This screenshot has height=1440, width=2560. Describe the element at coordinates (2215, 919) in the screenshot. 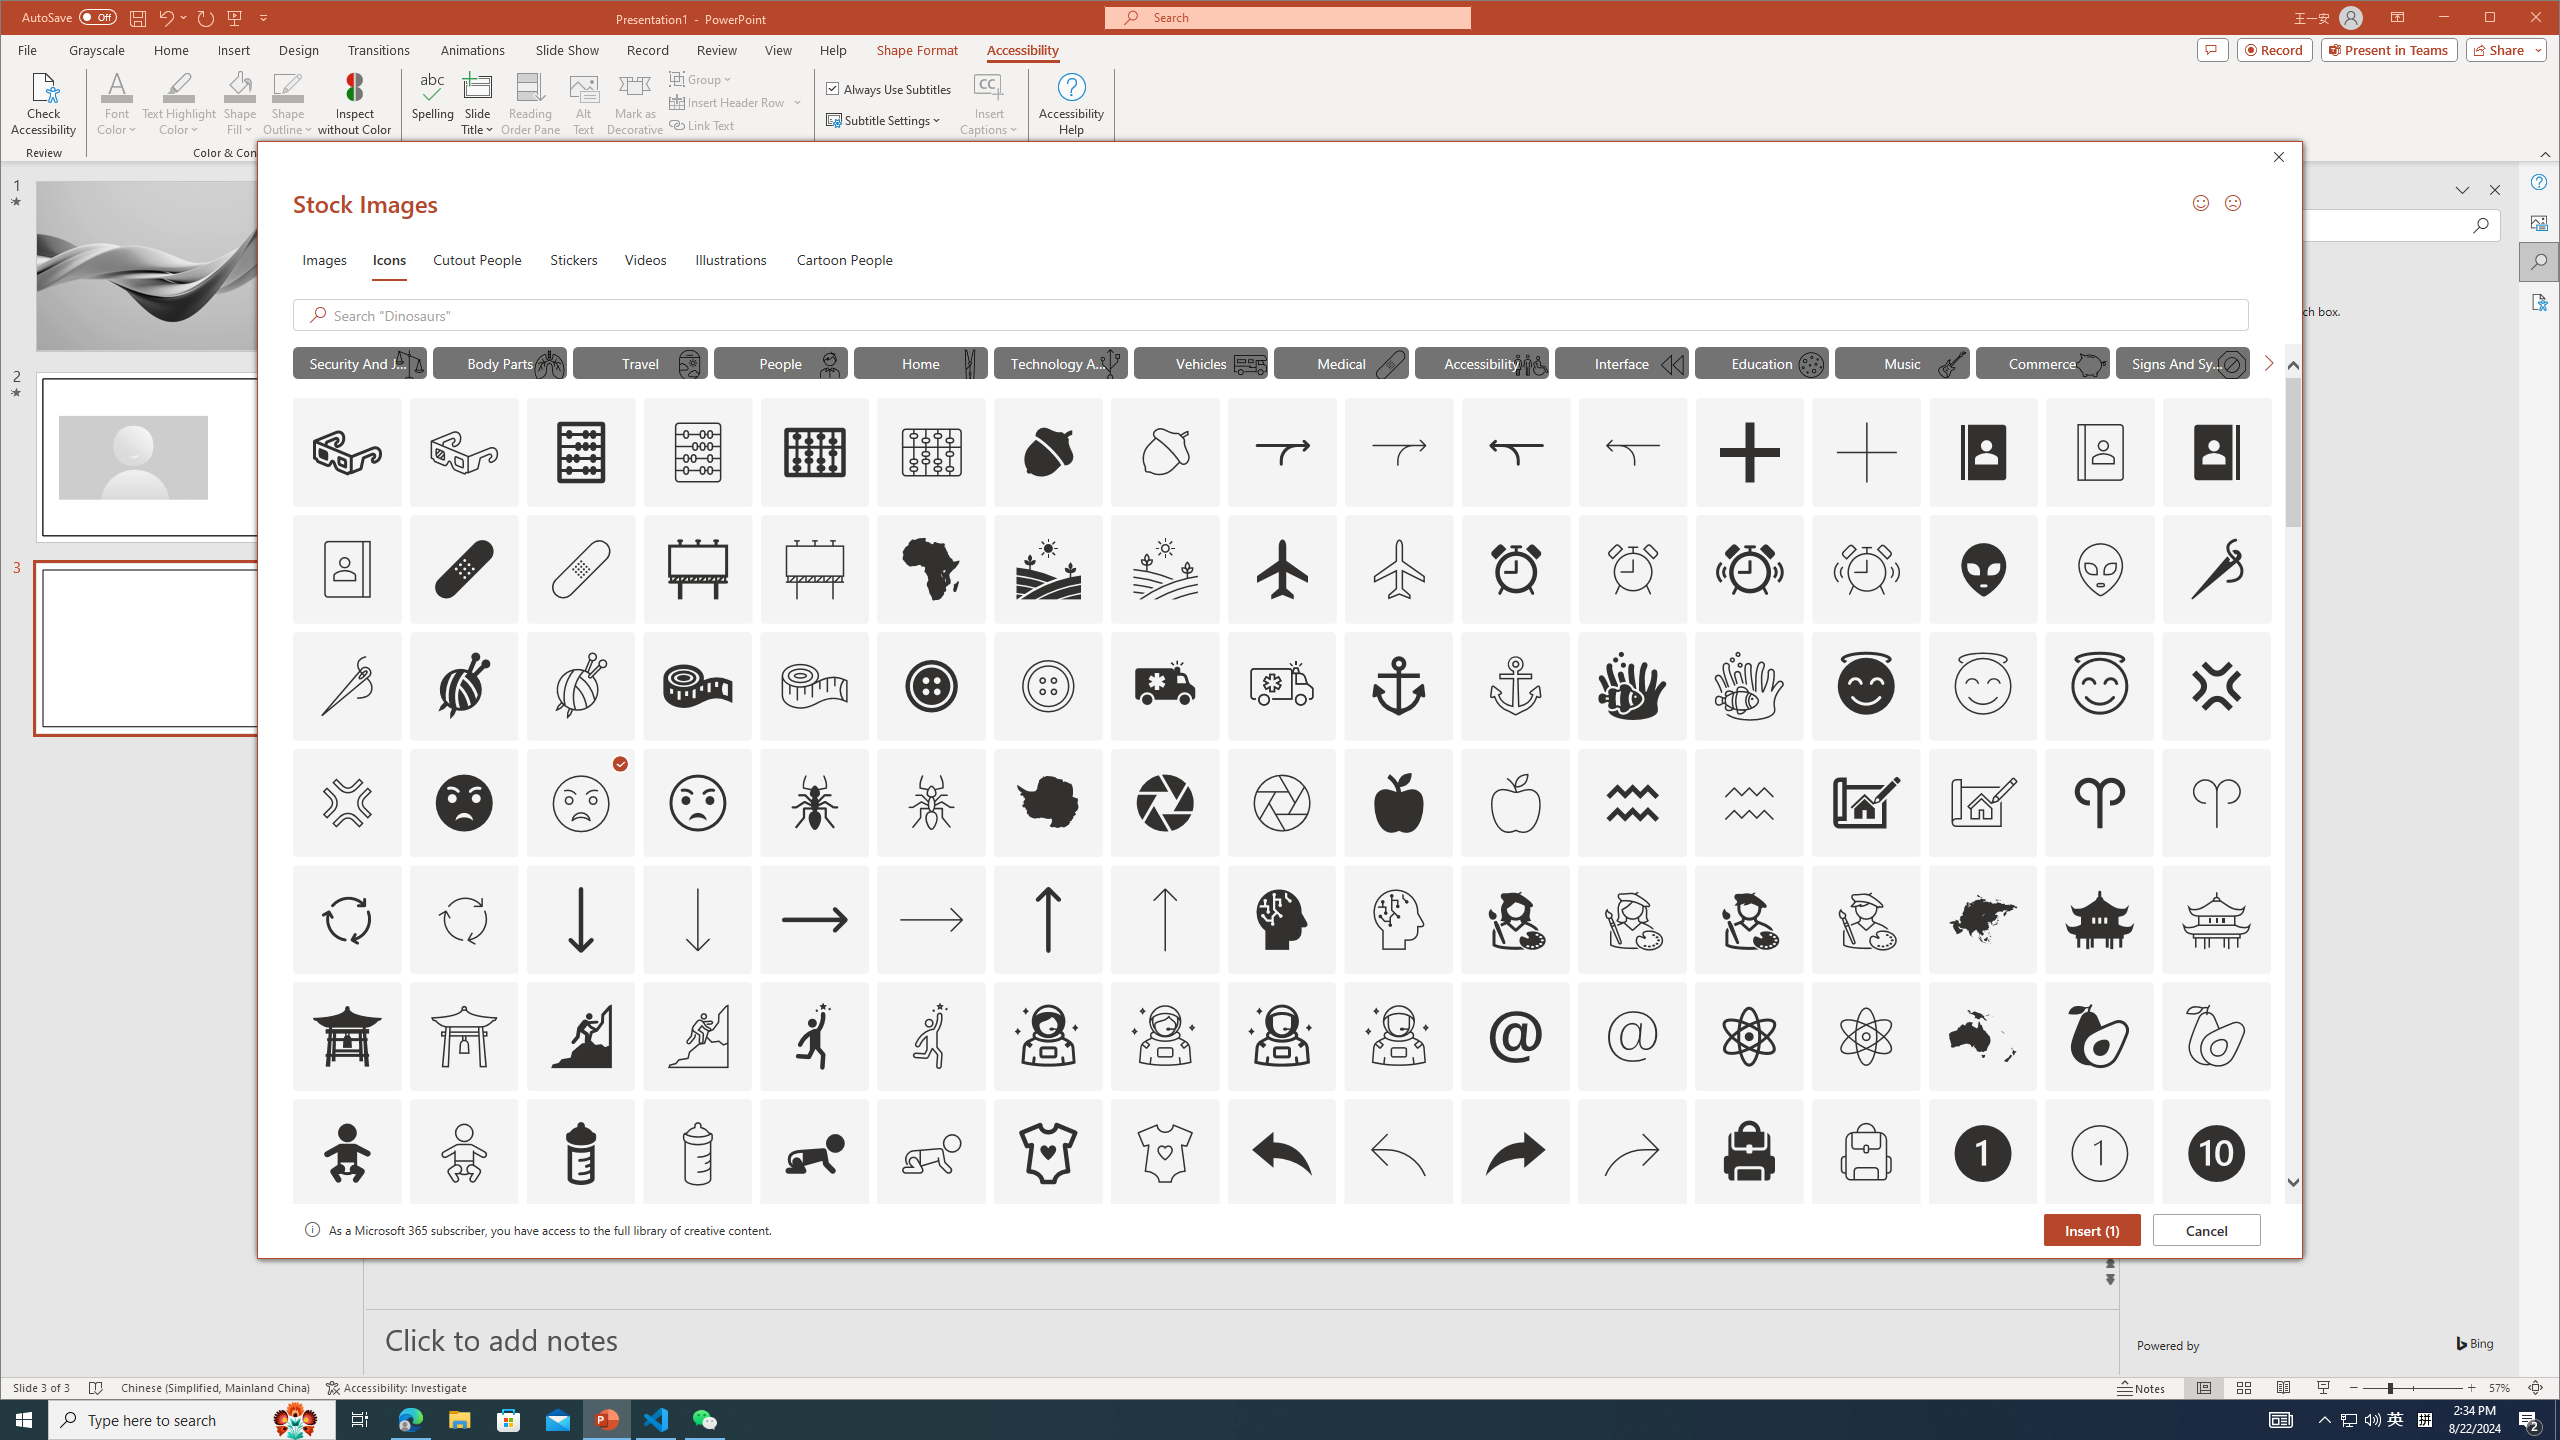

I see `'AutomationID: Icons_AsianTemple_M'` at that location.